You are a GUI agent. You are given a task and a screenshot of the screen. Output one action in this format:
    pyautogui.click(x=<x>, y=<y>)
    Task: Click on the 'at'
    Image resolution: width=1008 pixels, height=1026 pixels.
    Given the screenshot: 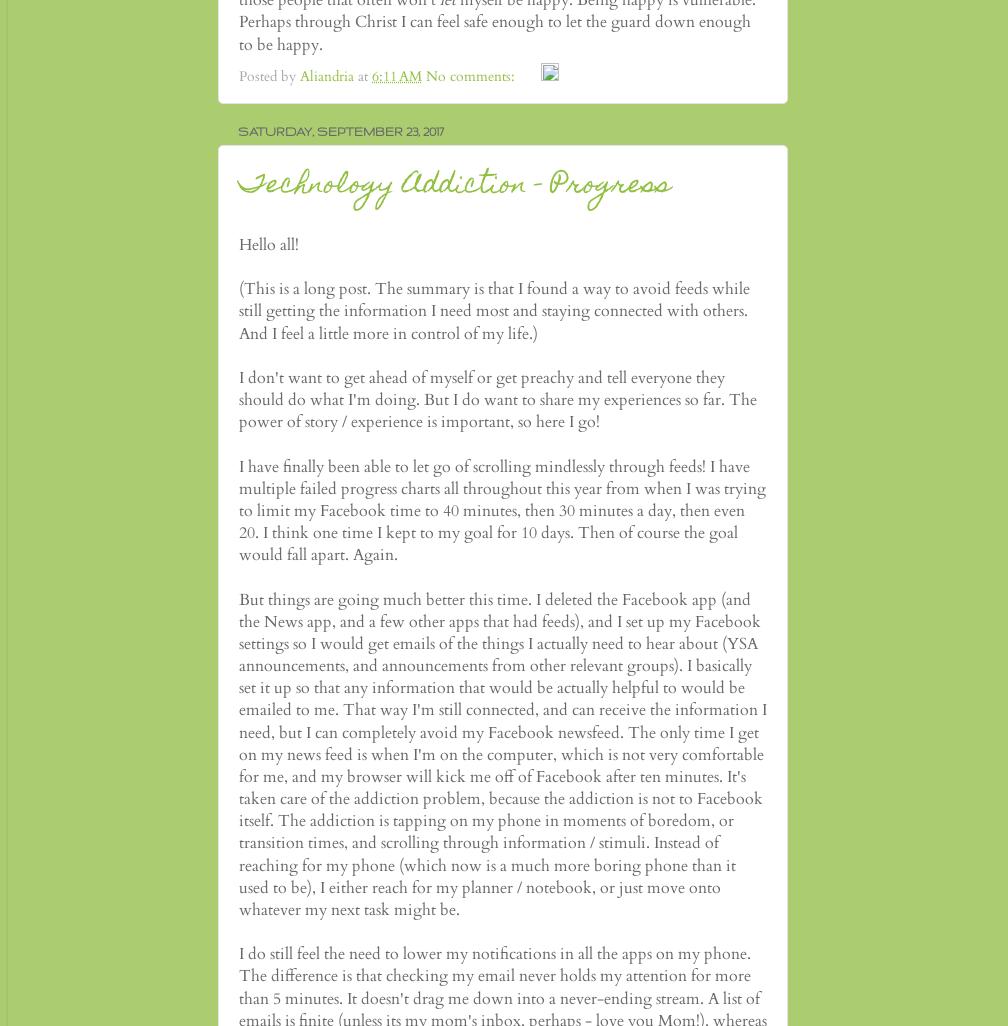 What is the action you would take?
    pyautogui.click(x=364, y=74)
    